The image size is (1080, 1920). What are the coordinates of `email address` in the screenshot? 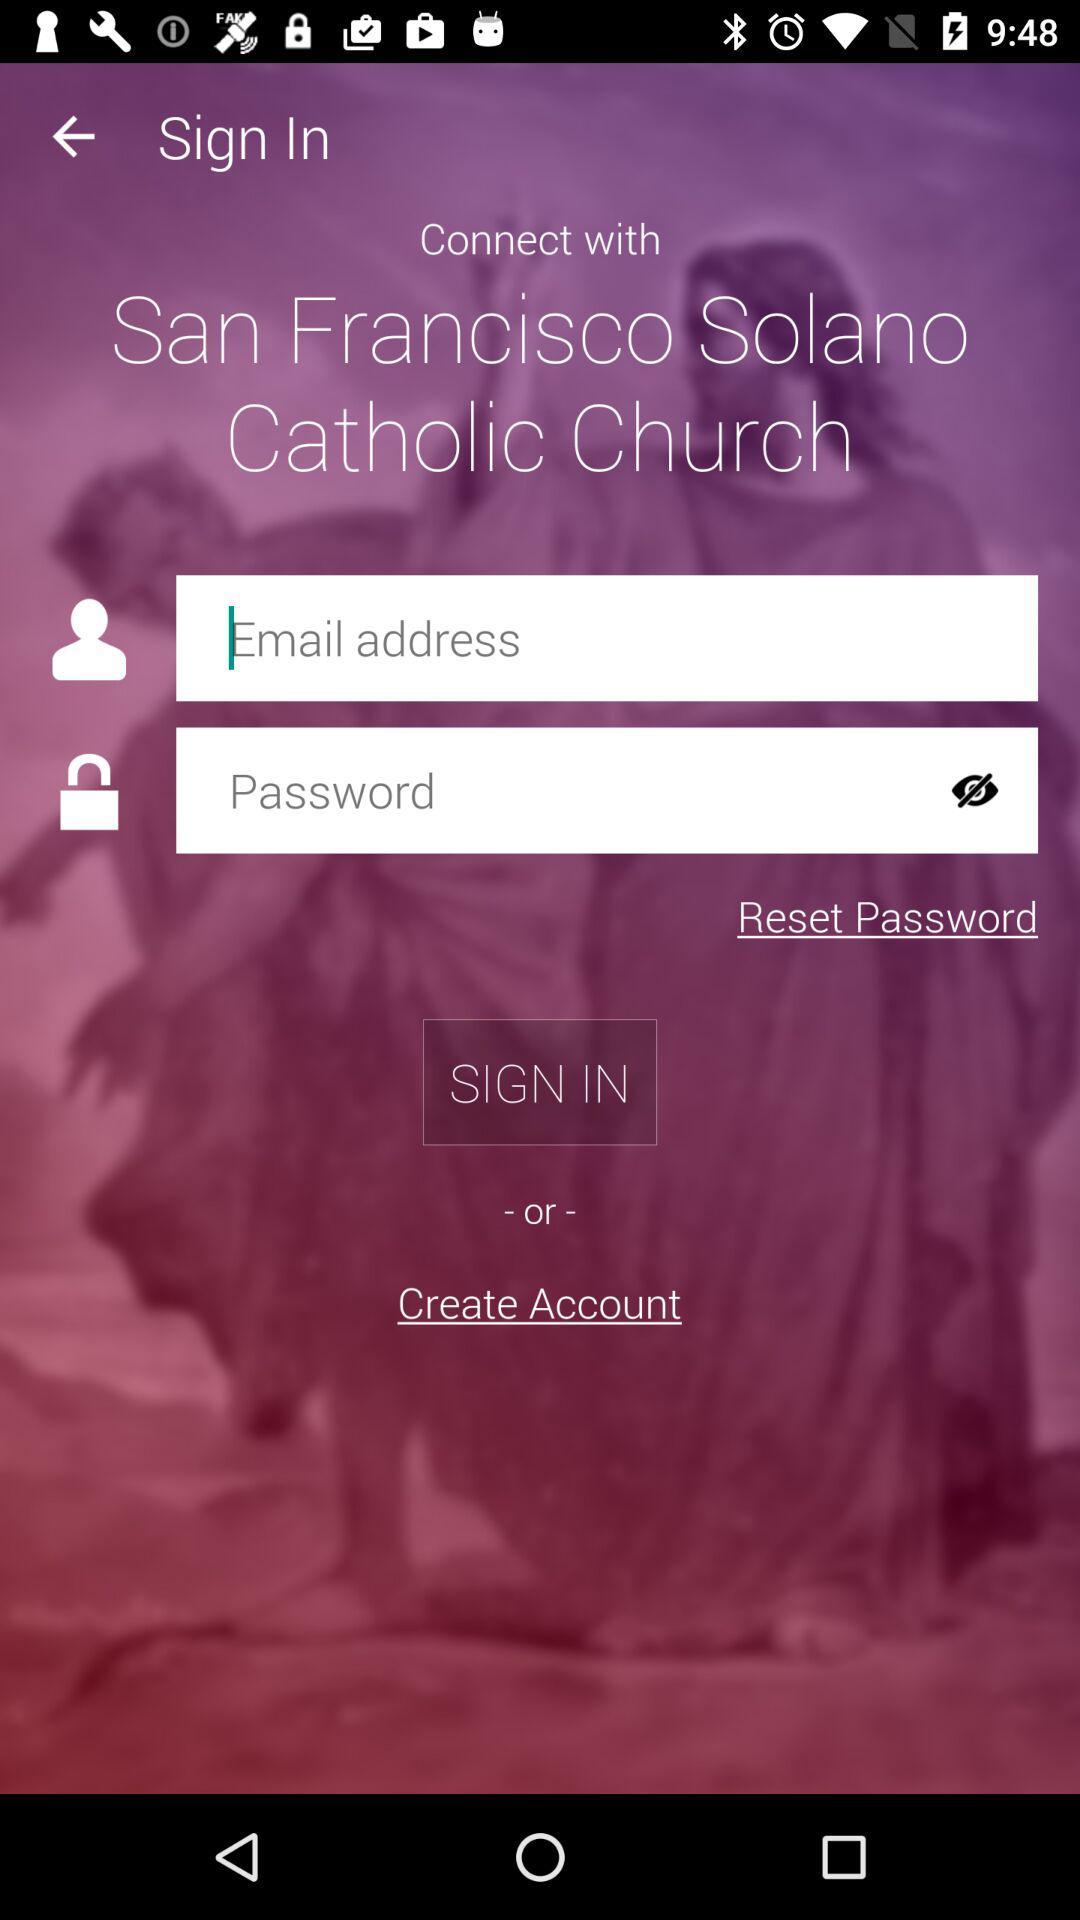 It's located at (606, 637).